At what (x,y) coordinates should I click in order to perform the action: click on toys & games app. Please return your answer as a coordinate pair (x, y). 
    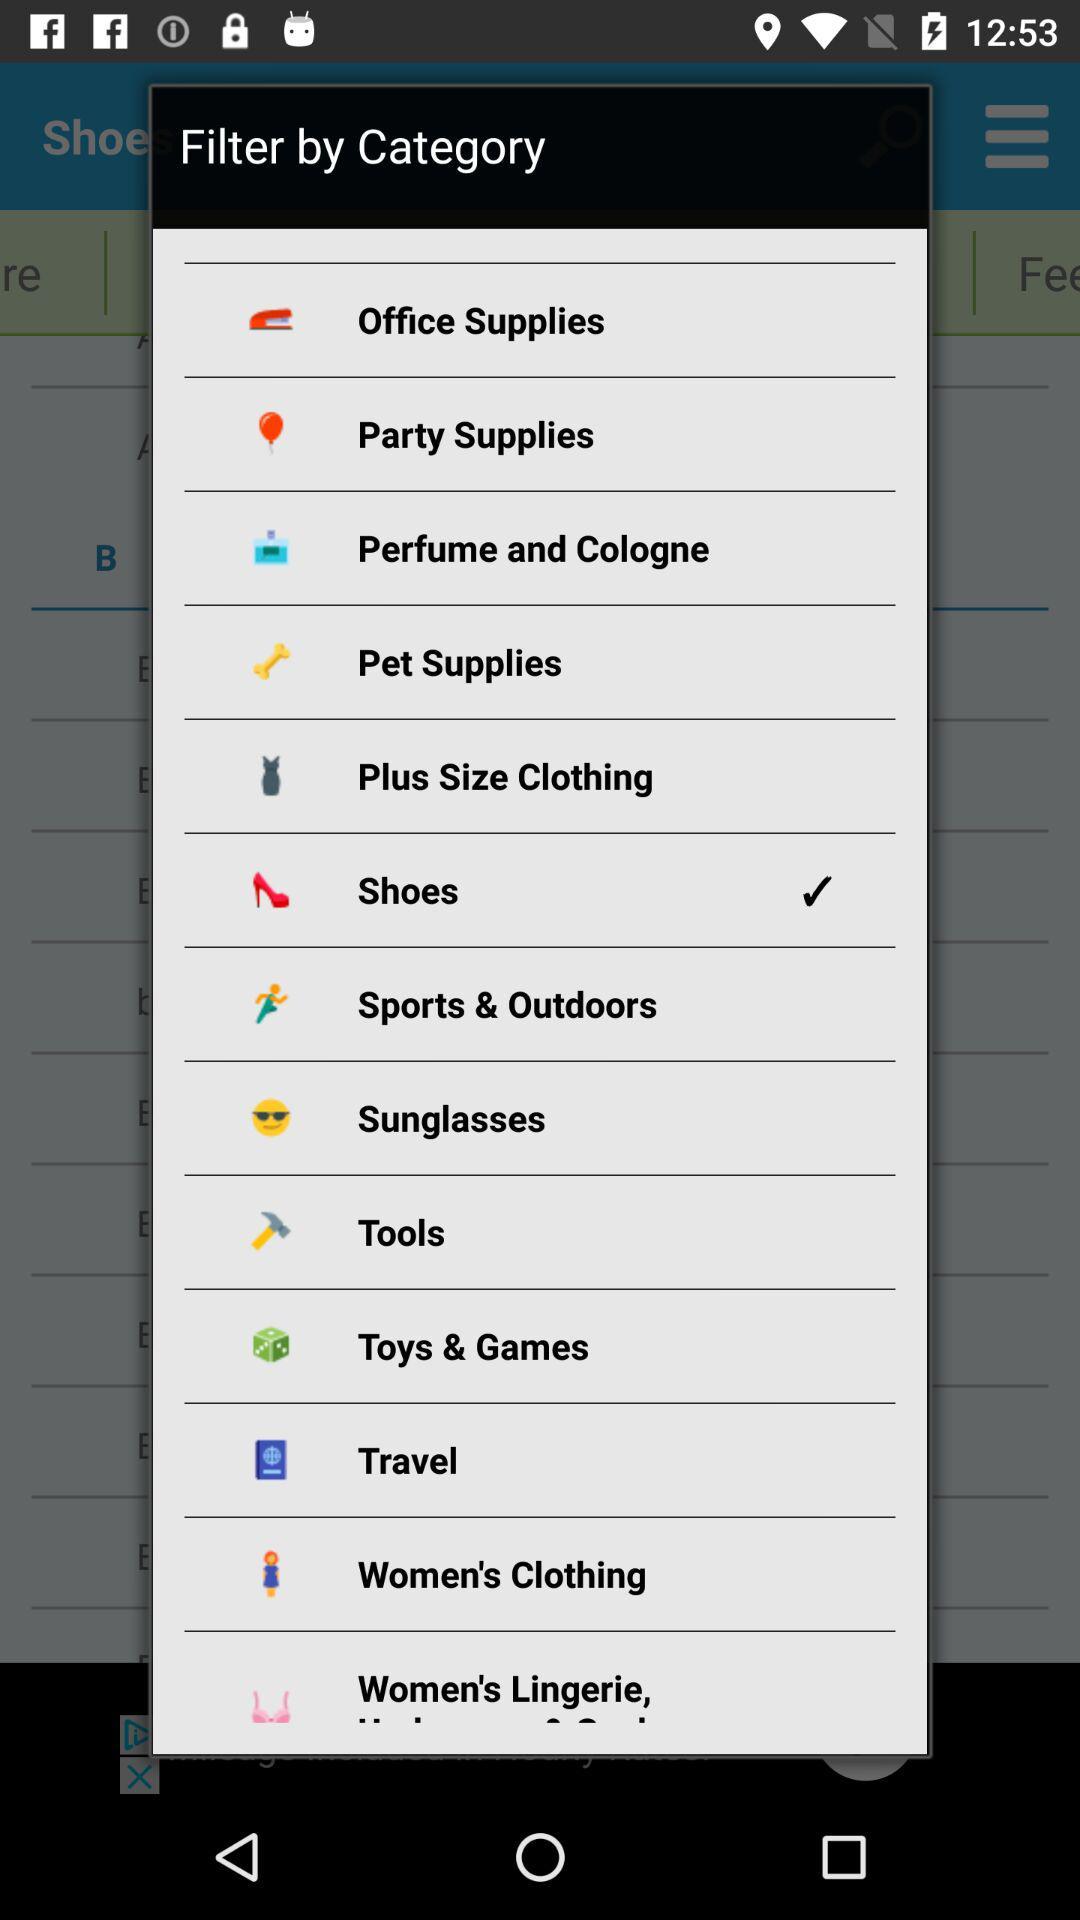
    Looking at the image, I should click on (563, 1345).